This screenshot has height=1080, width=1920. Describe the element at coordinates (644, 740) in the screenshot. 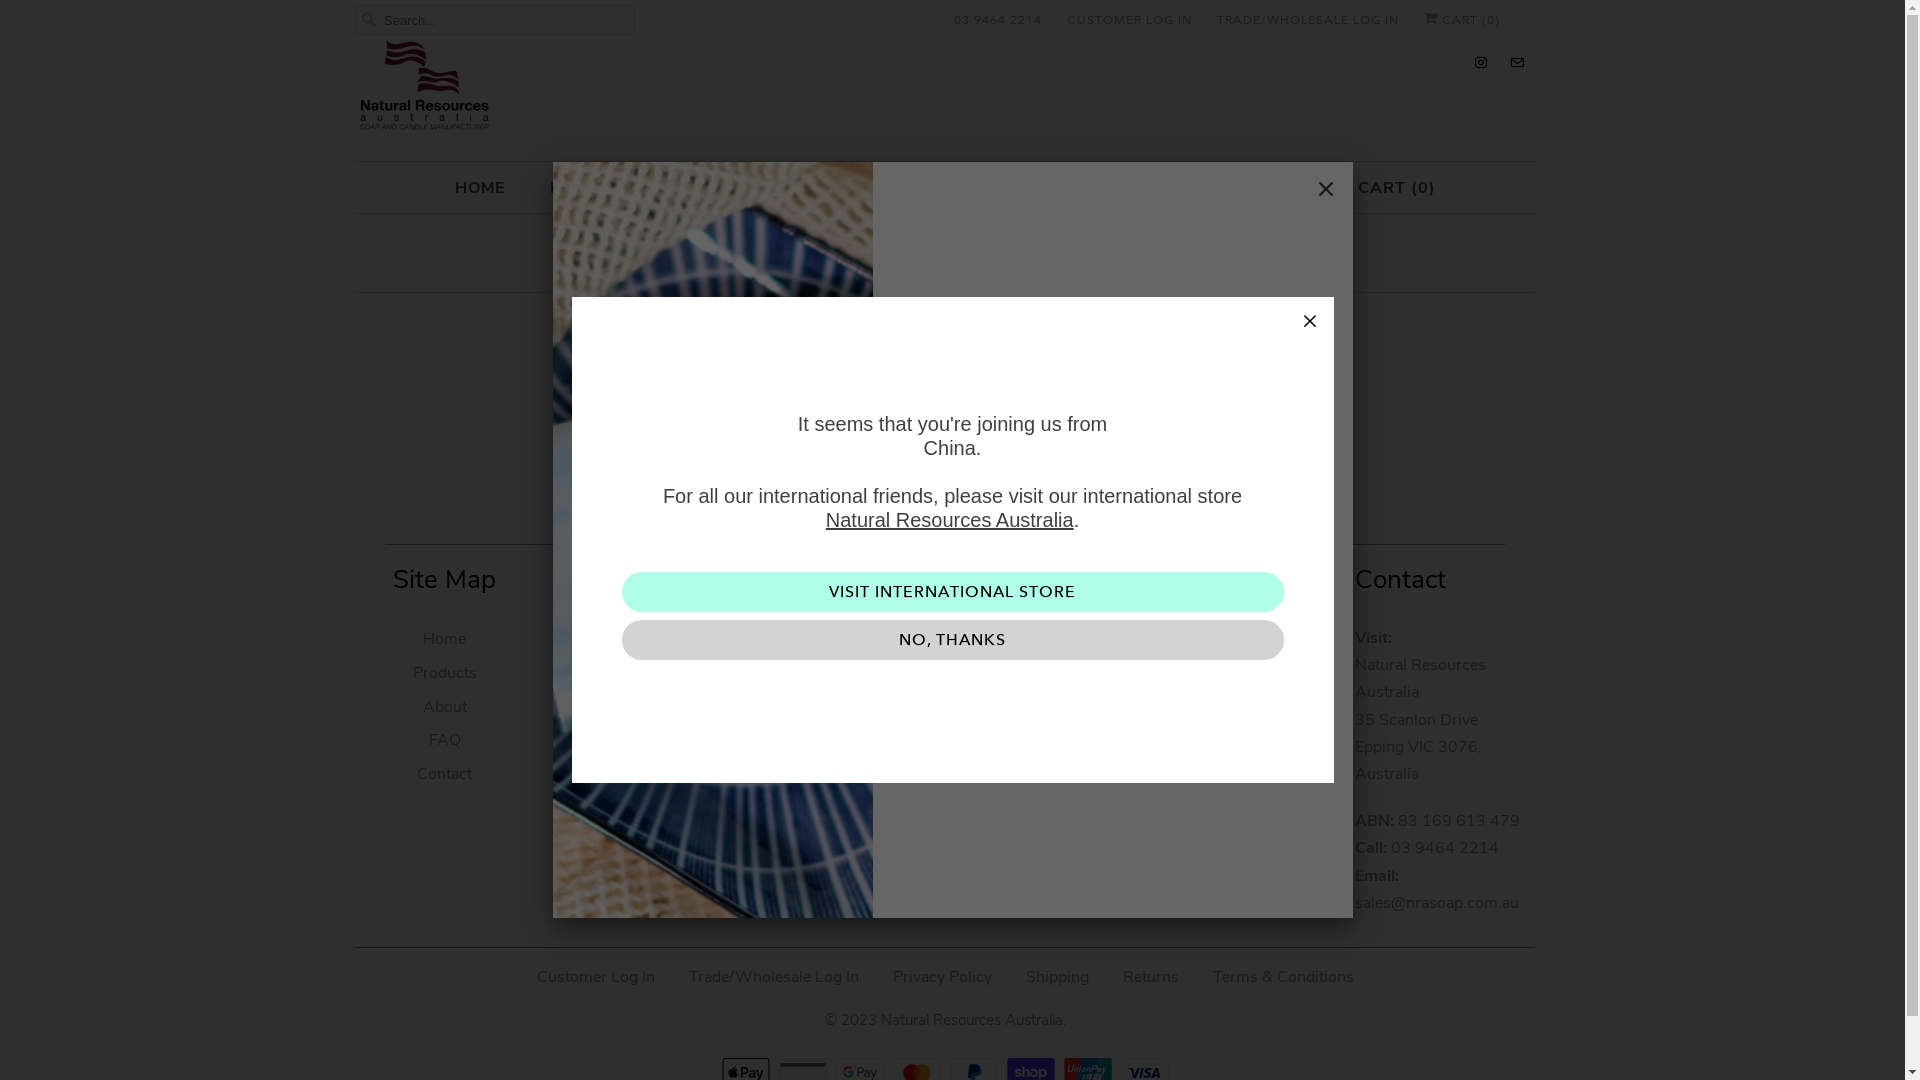

I see `'Diffusers'` at that location.